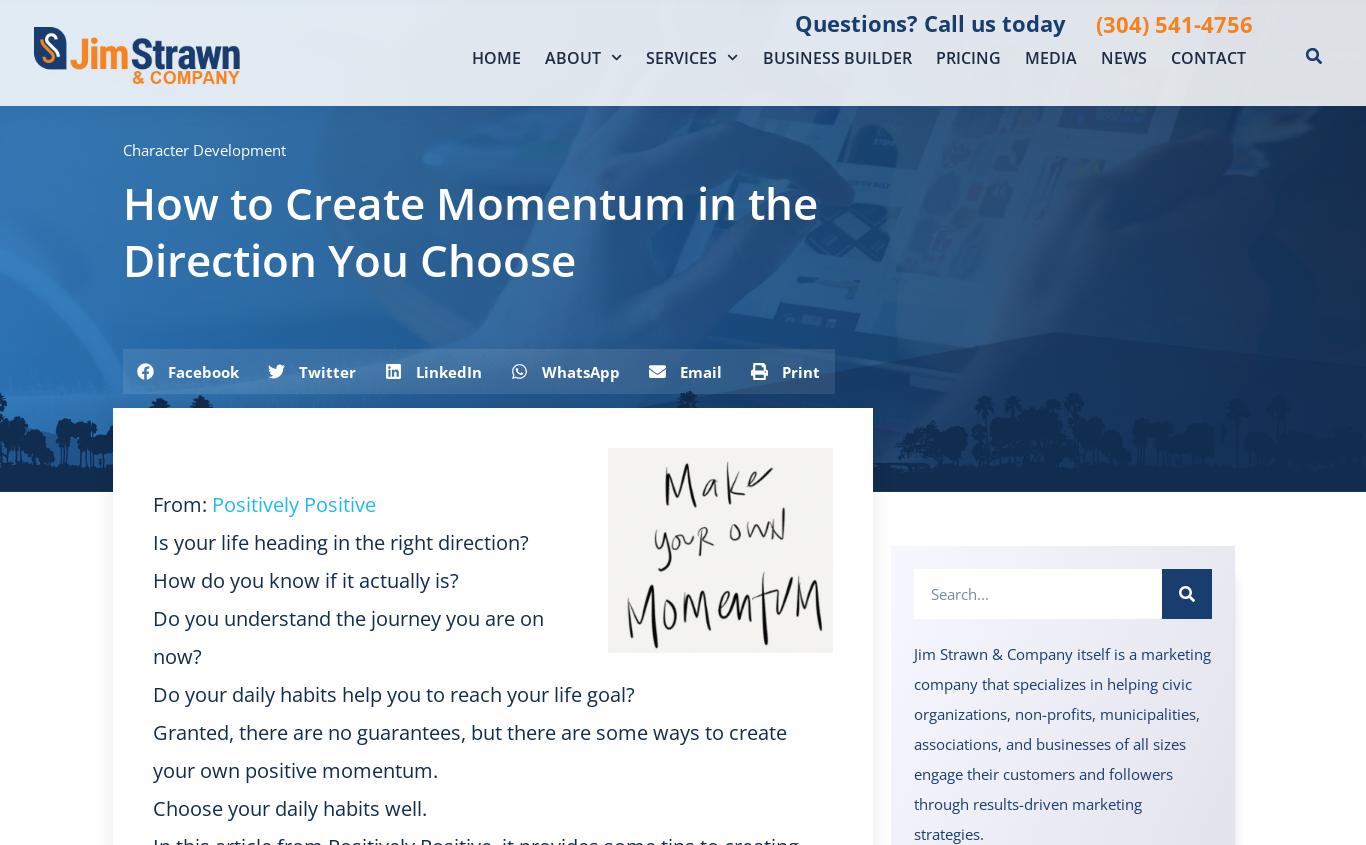 The image size is (1366, 845). Describe the element at coordinates (448, 370) in the screenshot. I see `'LinkedIn'` at that location.